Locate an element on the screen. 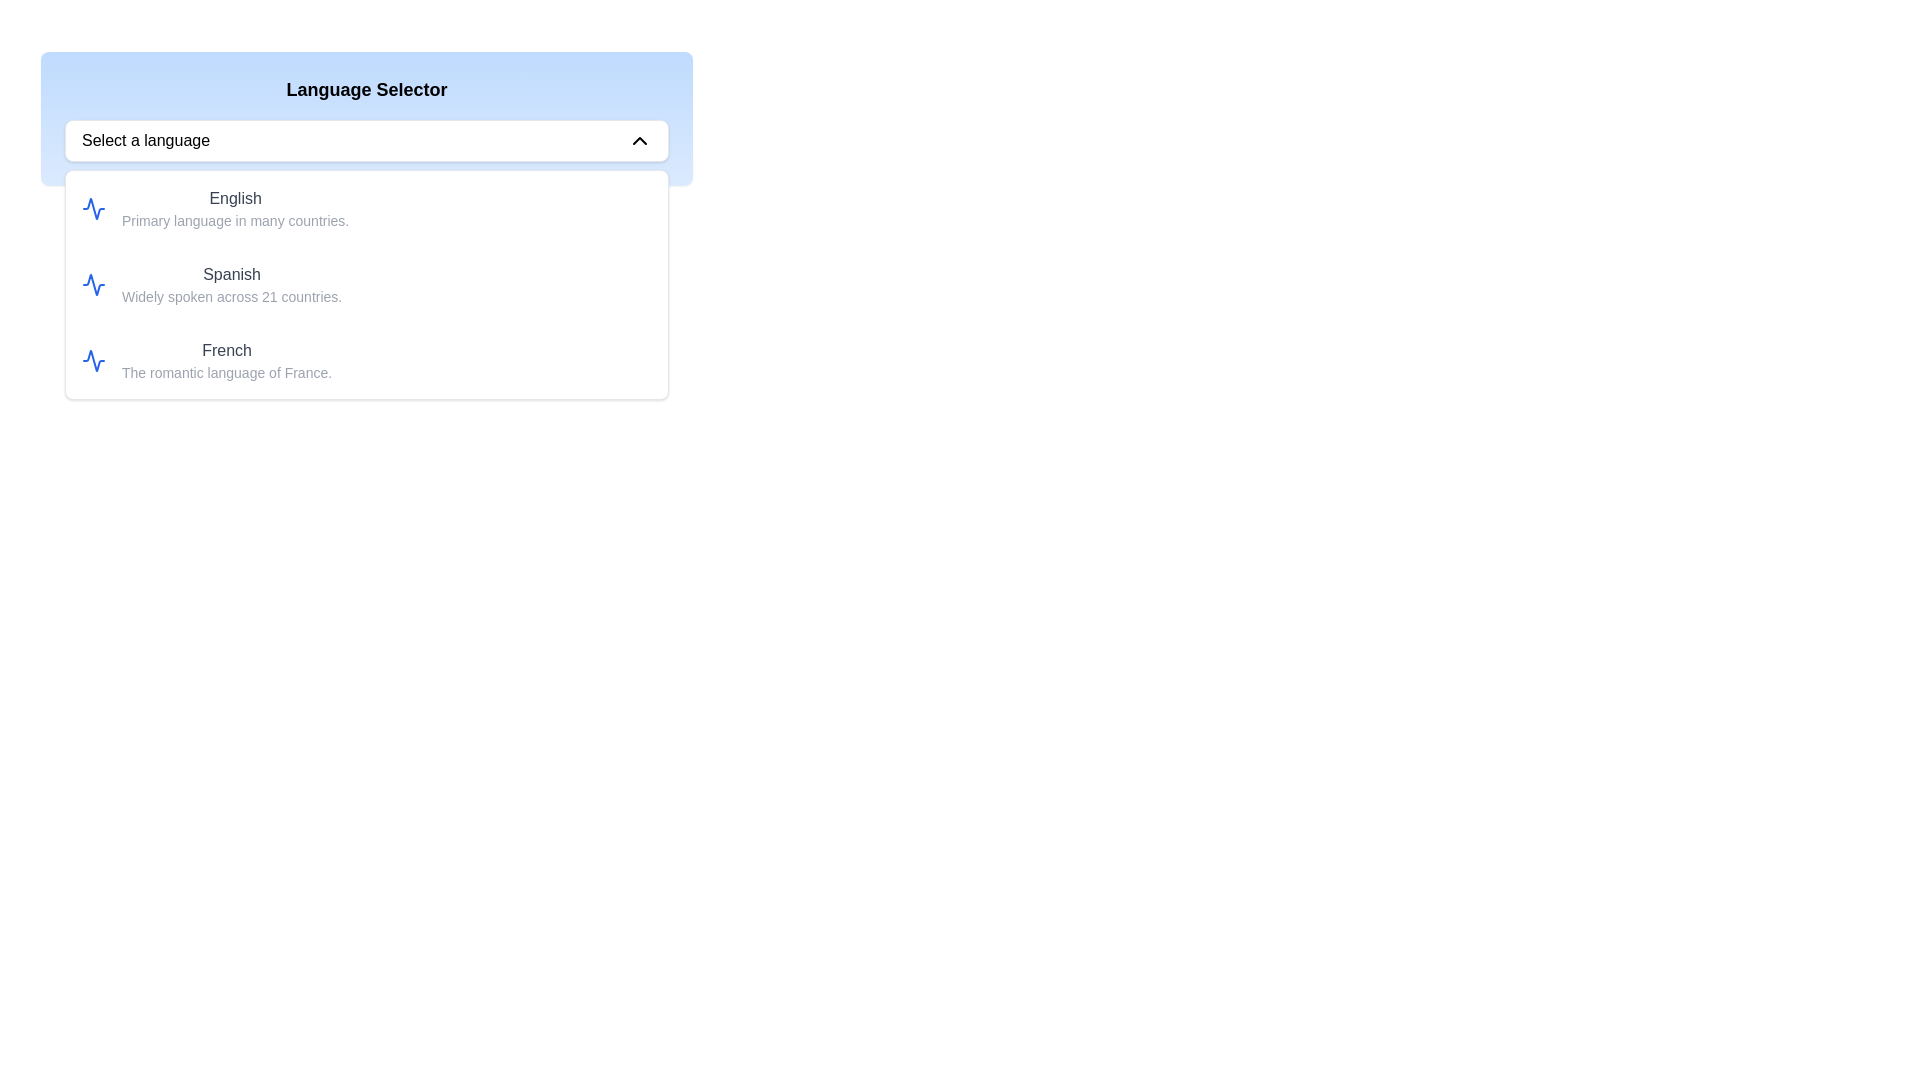 This screenshot has width=1920, height=1080. the selectable list item labeled 'English' is located at coordinates (366, 208).